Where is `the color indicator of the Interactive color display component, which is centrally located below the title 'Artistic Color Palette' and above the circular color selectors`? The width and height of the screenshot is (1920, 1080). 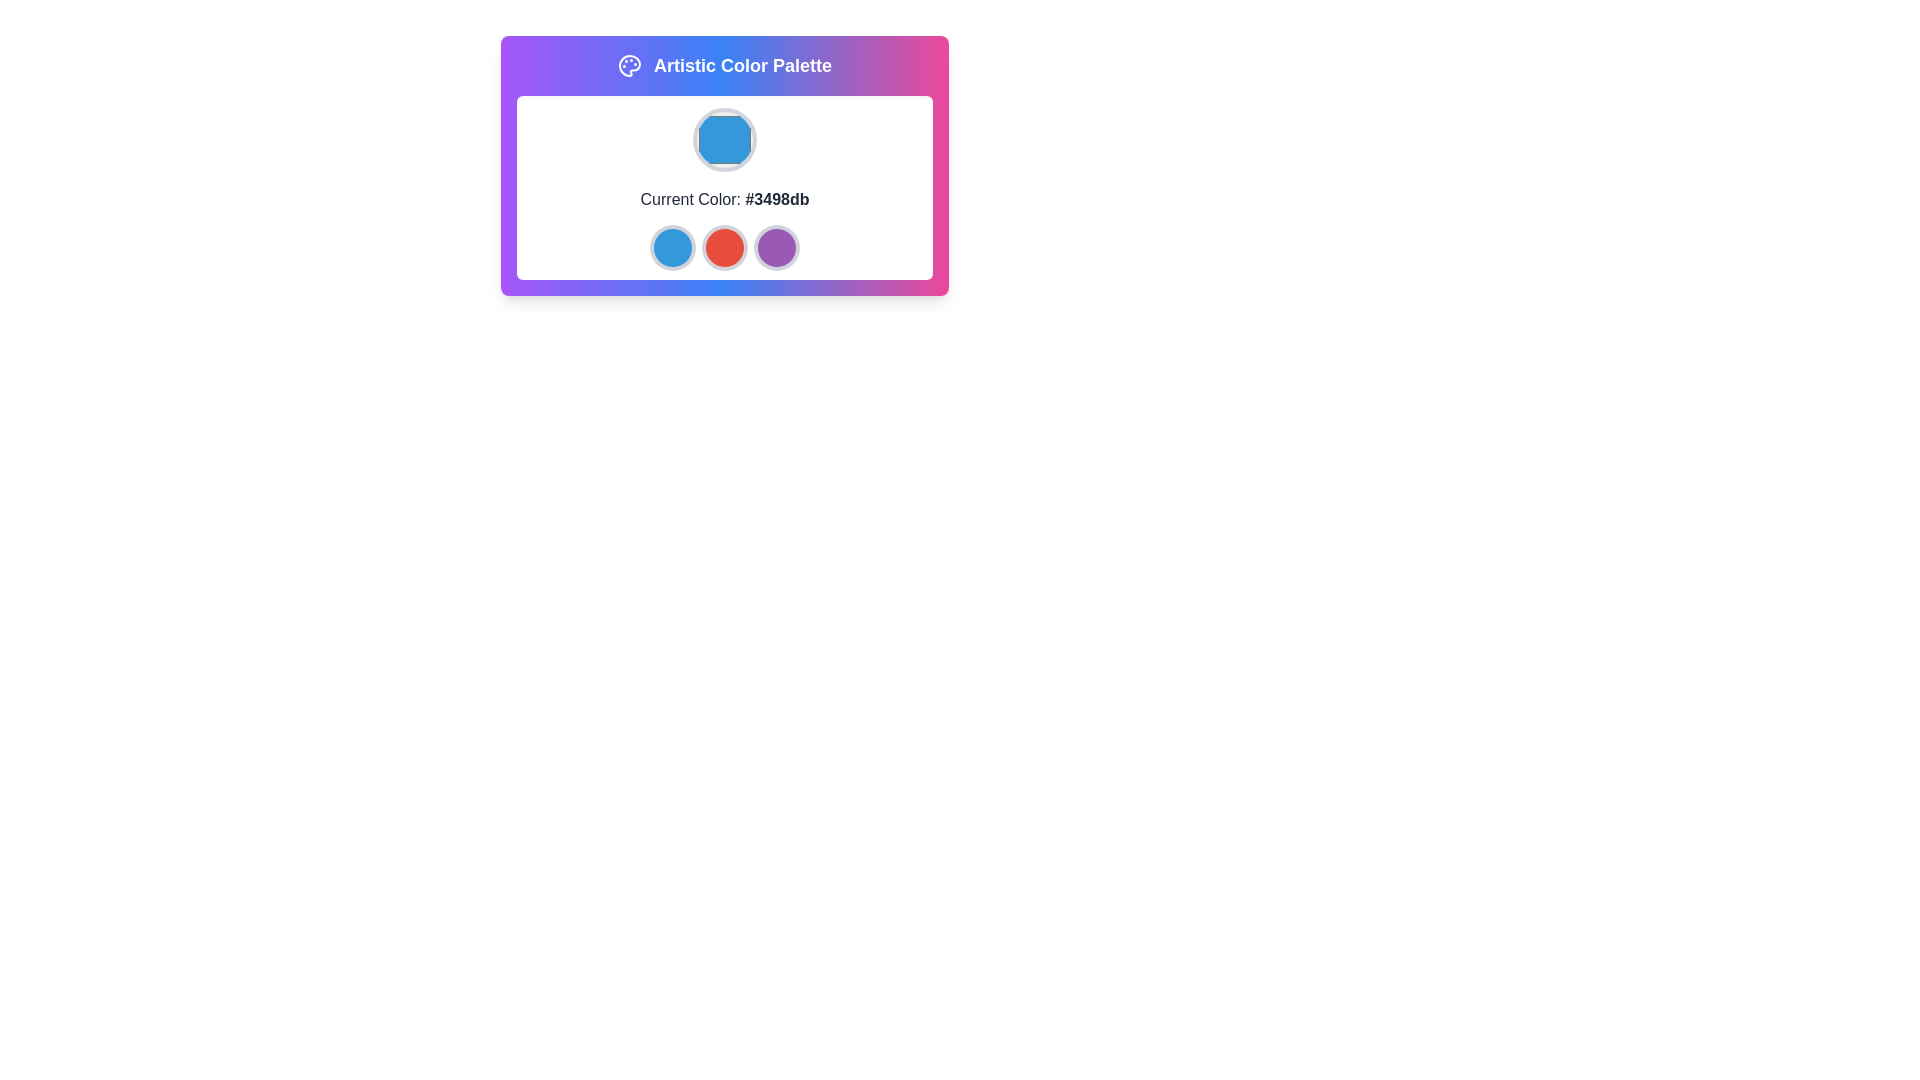
the color indicator of the Interactive color display component, which is centrally located below the title 'Artistic Color Palette' and above the circular color selectors is located at coordinates (723, 164).